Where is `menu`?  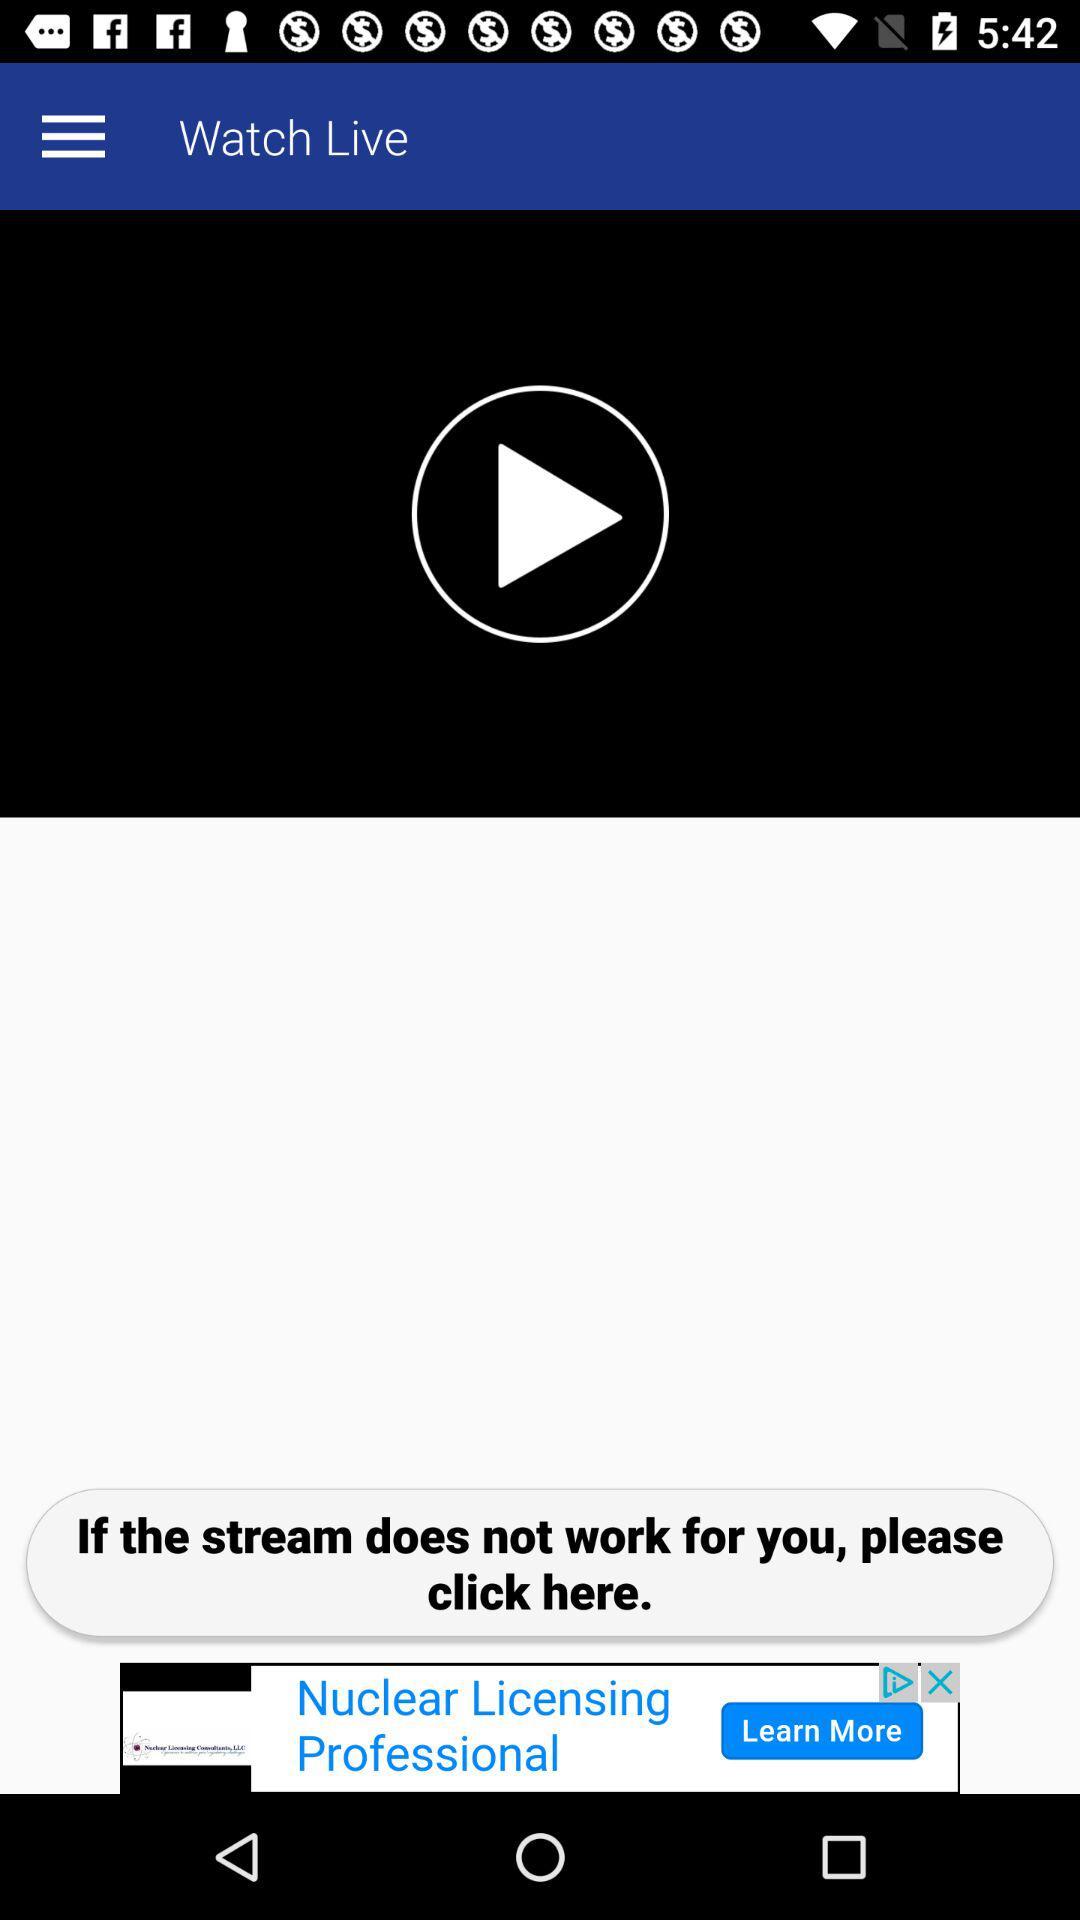
menu is located at coordinates (72, 135).